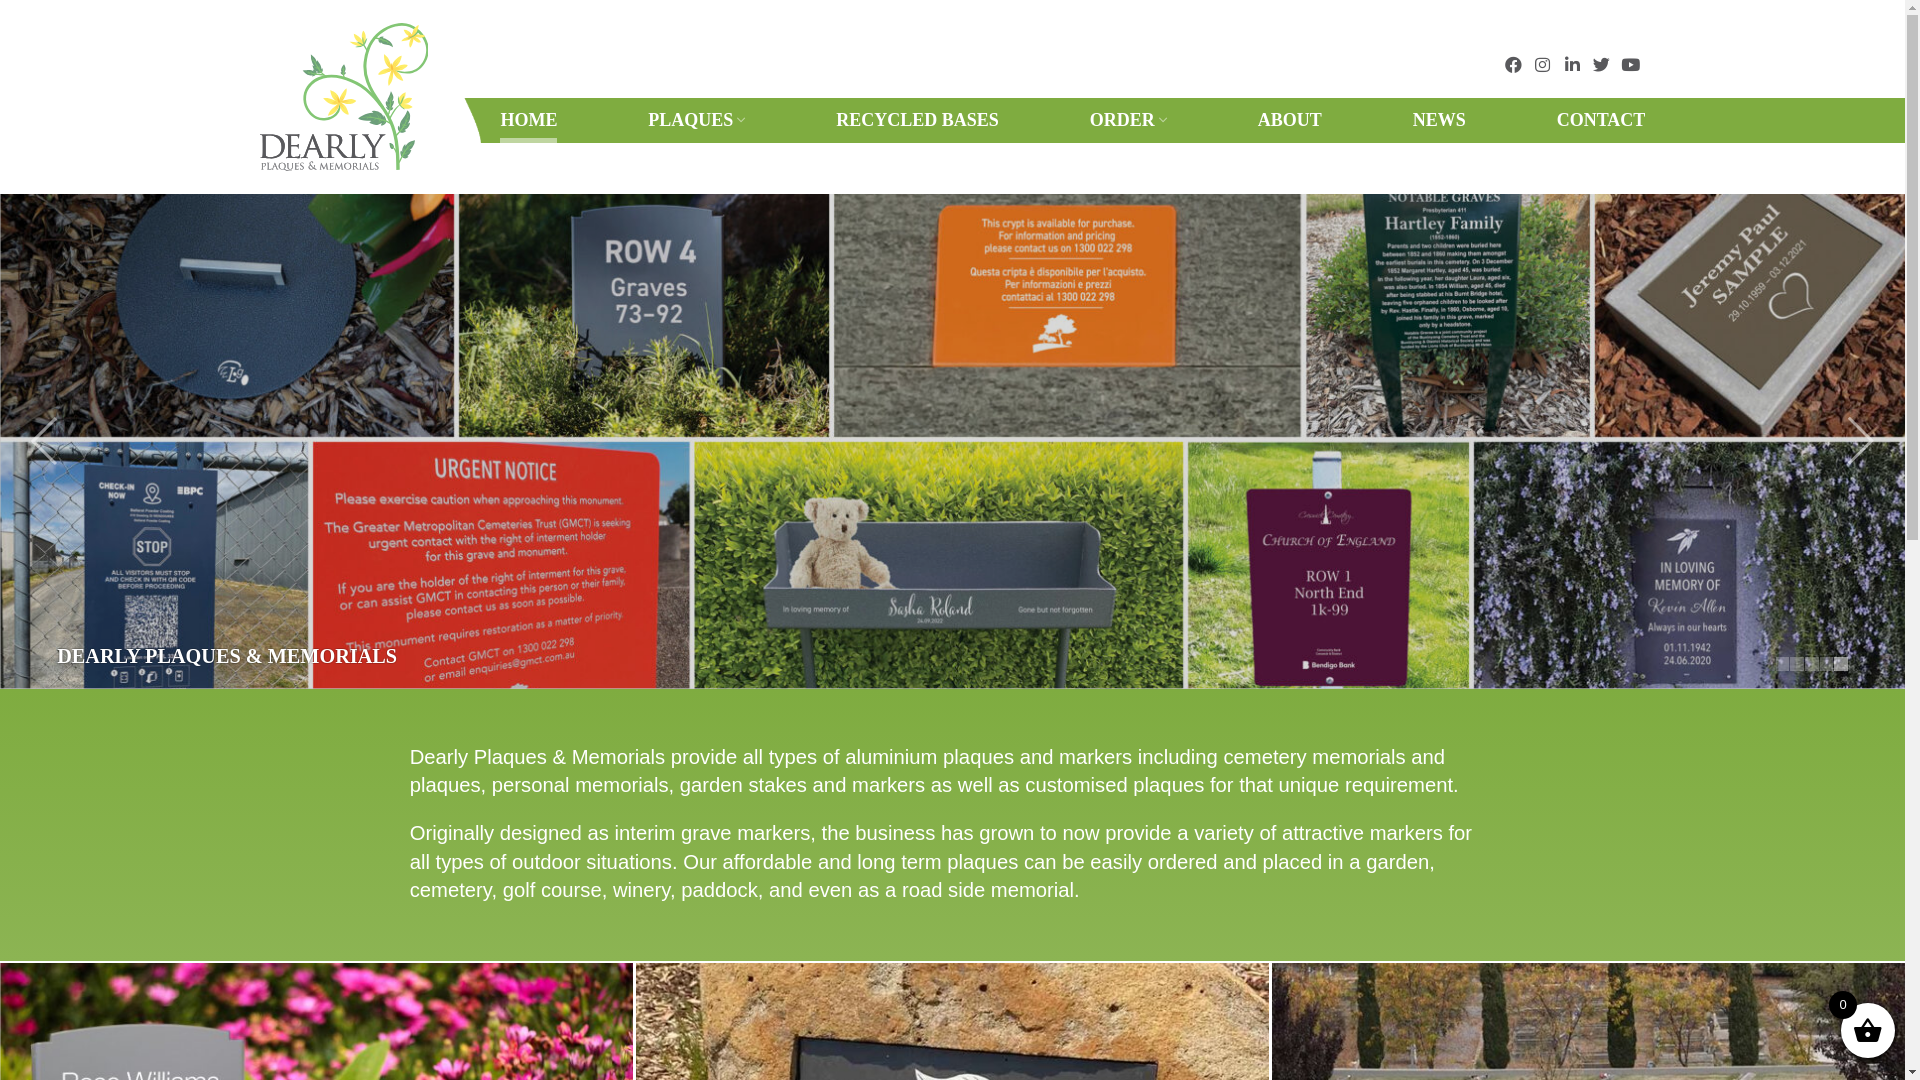 This screenshot has width=1920, height=1080. Describe the element at coordinates (916, 120) in the screenshot. I see `'RECYCLED BASES'` at that location.